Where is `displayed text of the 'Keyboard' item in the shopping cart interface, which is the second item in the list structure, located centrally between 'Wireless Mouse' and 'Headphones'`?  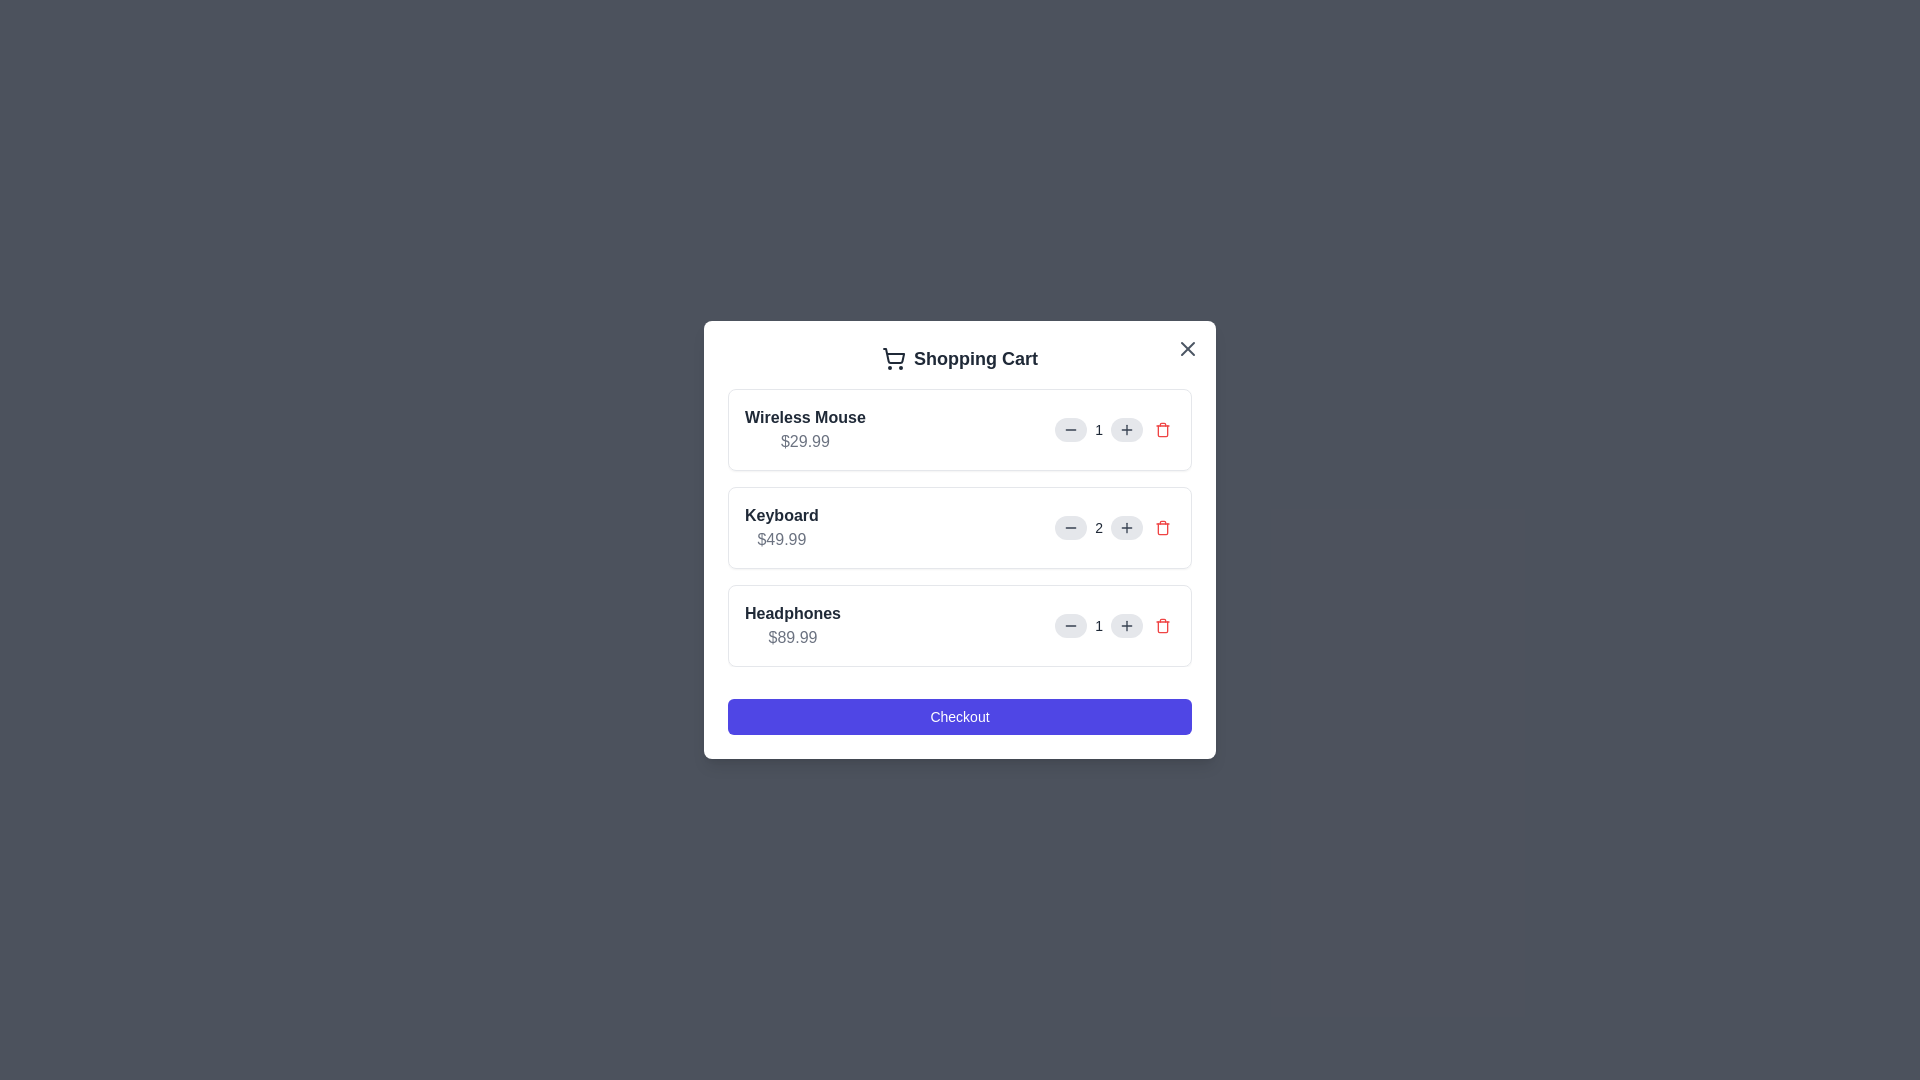 displayed text of the 'Keyboard' item in the shopping cart interface, which is the second item in the list structure, located centrally between 'Wireless Mouse' and 'Headphones' is located at coordinates (780, 527).